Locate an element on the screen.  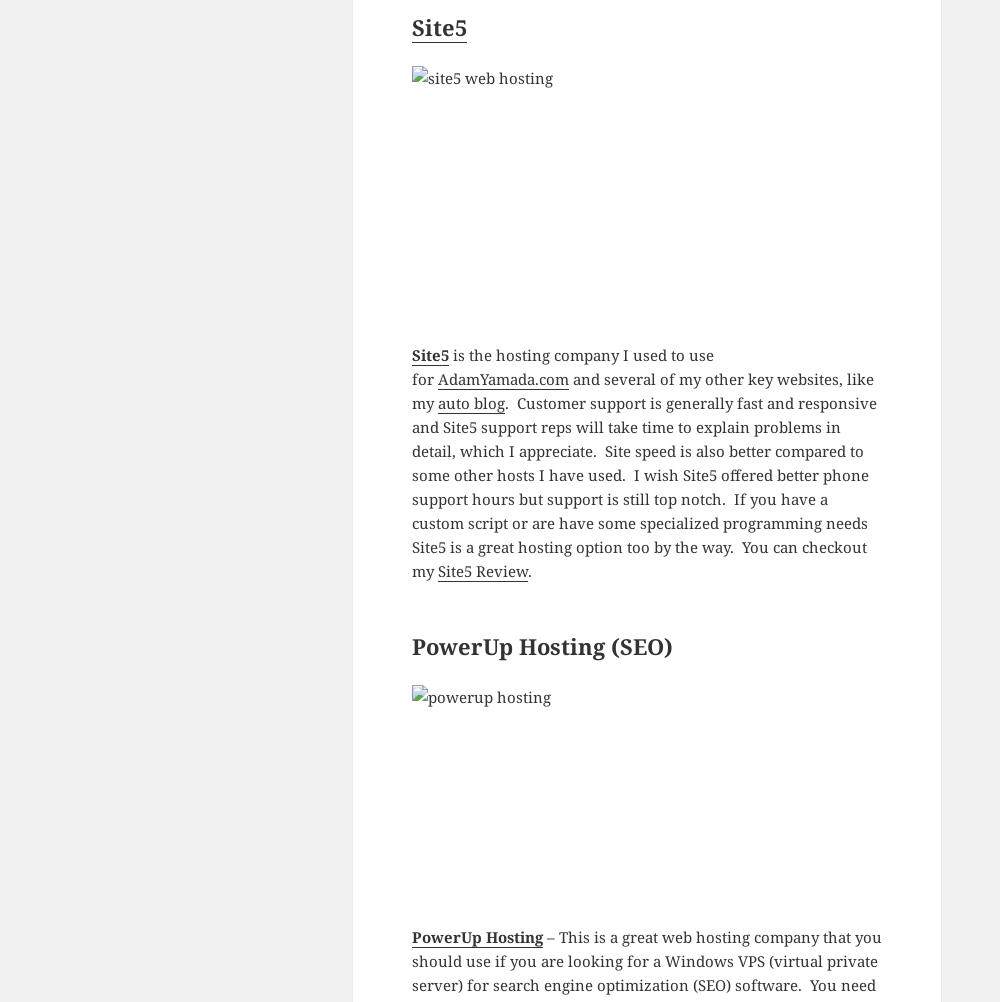
'and several of my other key websites, like my' is located at coordinates (642, 390).